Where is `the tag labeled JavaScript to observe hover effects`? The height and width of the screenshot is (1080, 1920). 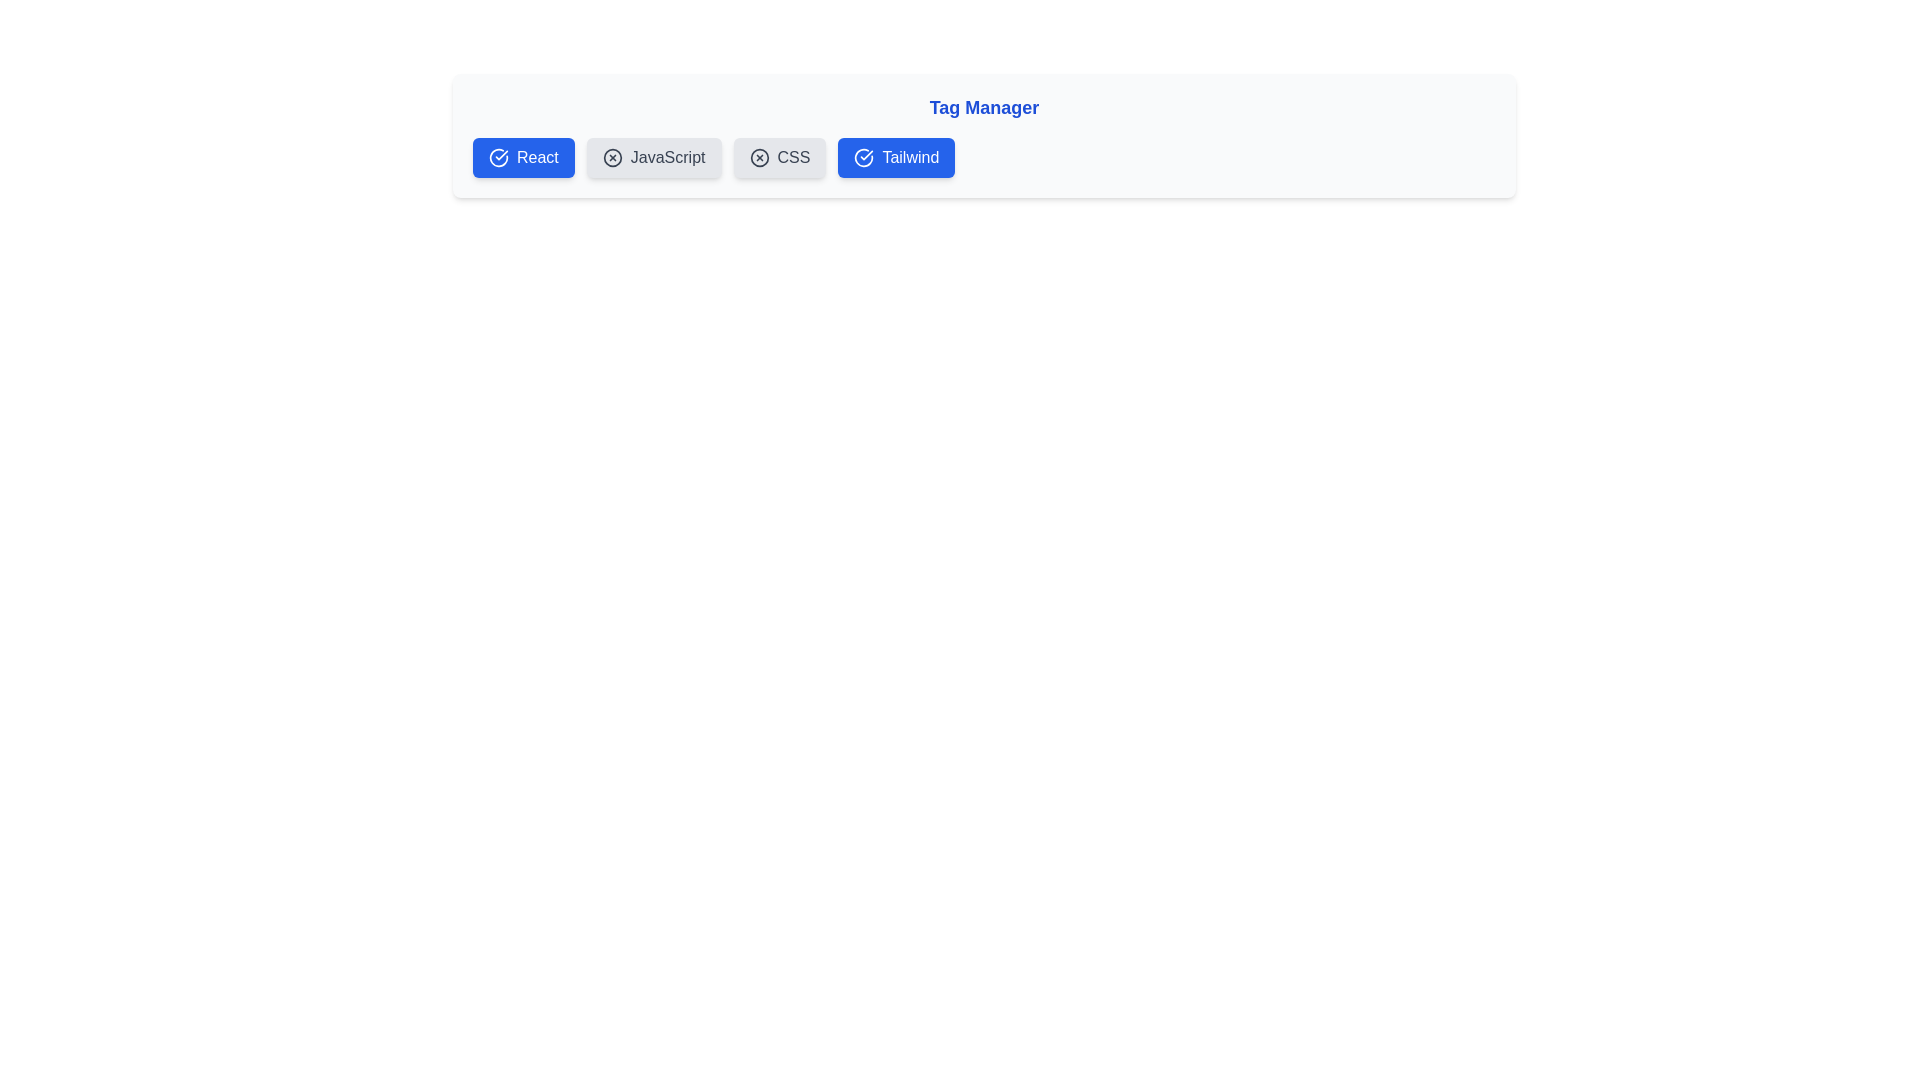
the tag labeled JavaScript to observe hover effects is located at coordinates (654, 157).